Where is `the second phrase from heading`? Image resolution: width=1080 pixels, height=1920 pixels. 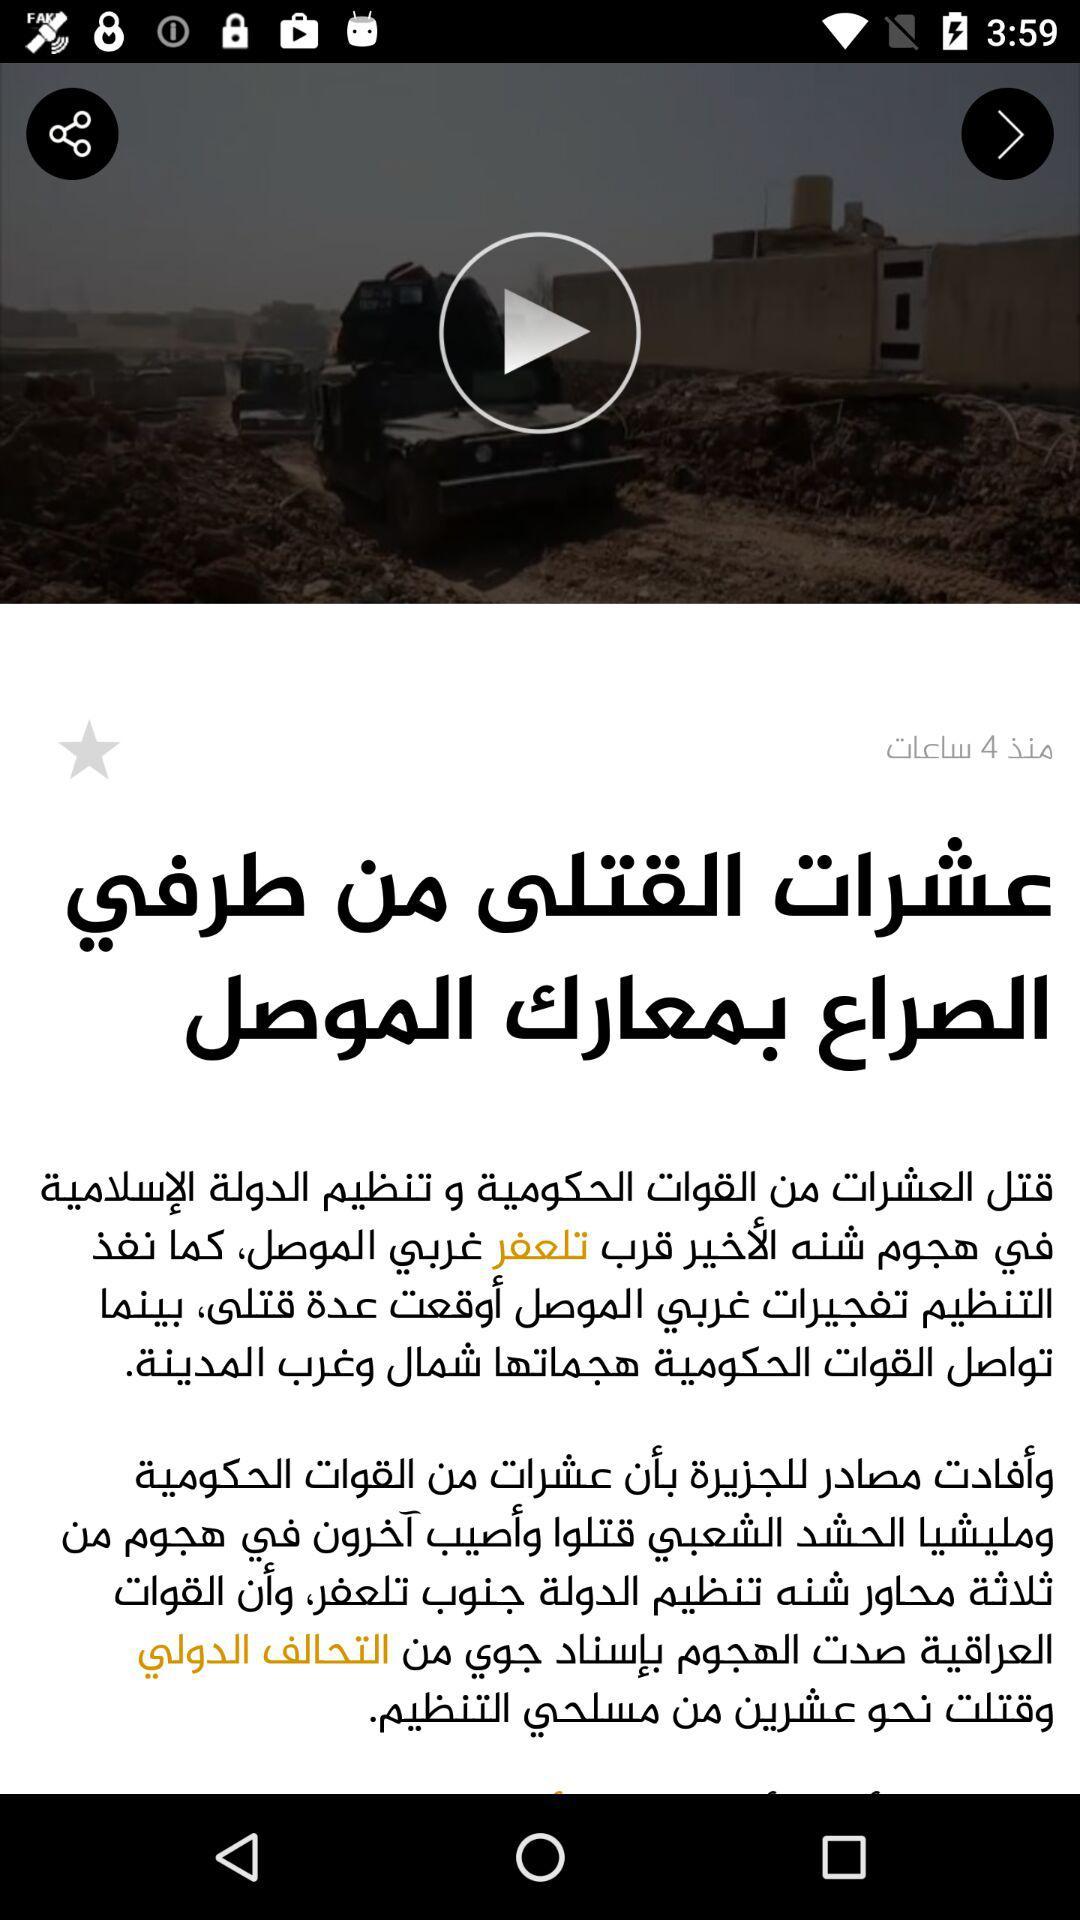
the second phrase from heading is located at coordinates (540, 1592).